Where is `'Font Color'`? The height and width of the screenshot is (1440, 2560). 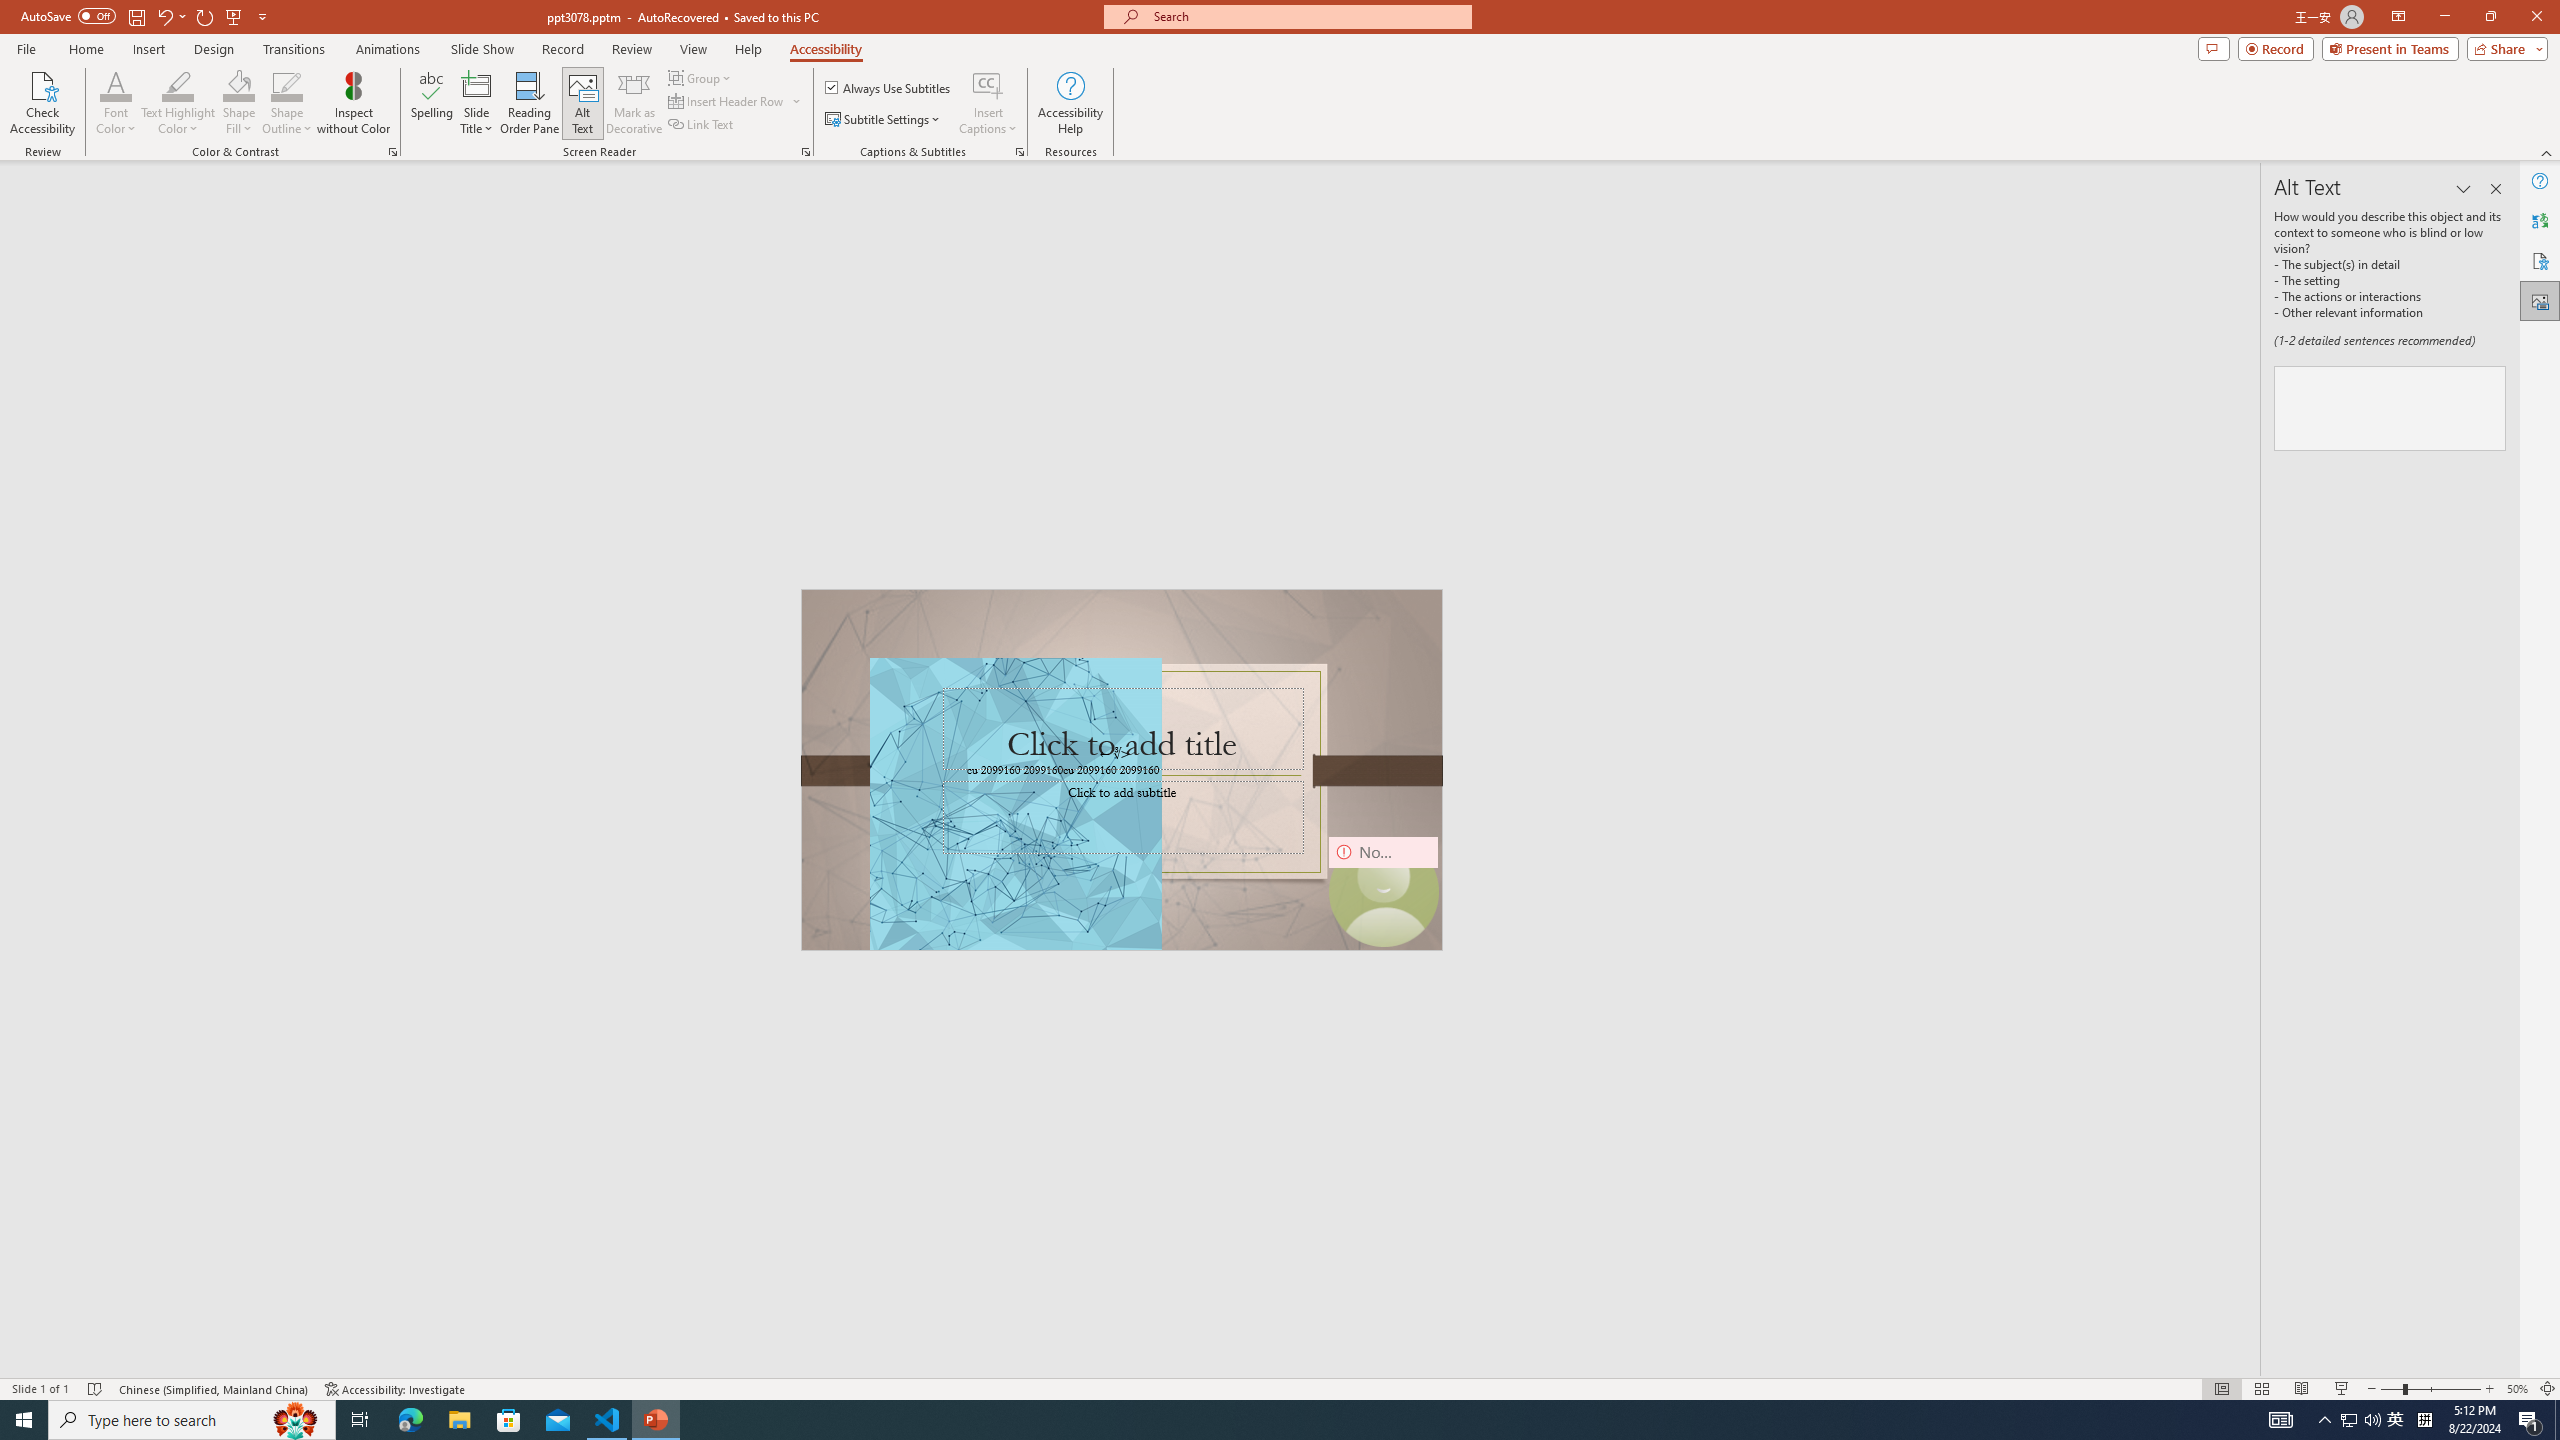 'Font Color' is located at coordinates (115, 103).